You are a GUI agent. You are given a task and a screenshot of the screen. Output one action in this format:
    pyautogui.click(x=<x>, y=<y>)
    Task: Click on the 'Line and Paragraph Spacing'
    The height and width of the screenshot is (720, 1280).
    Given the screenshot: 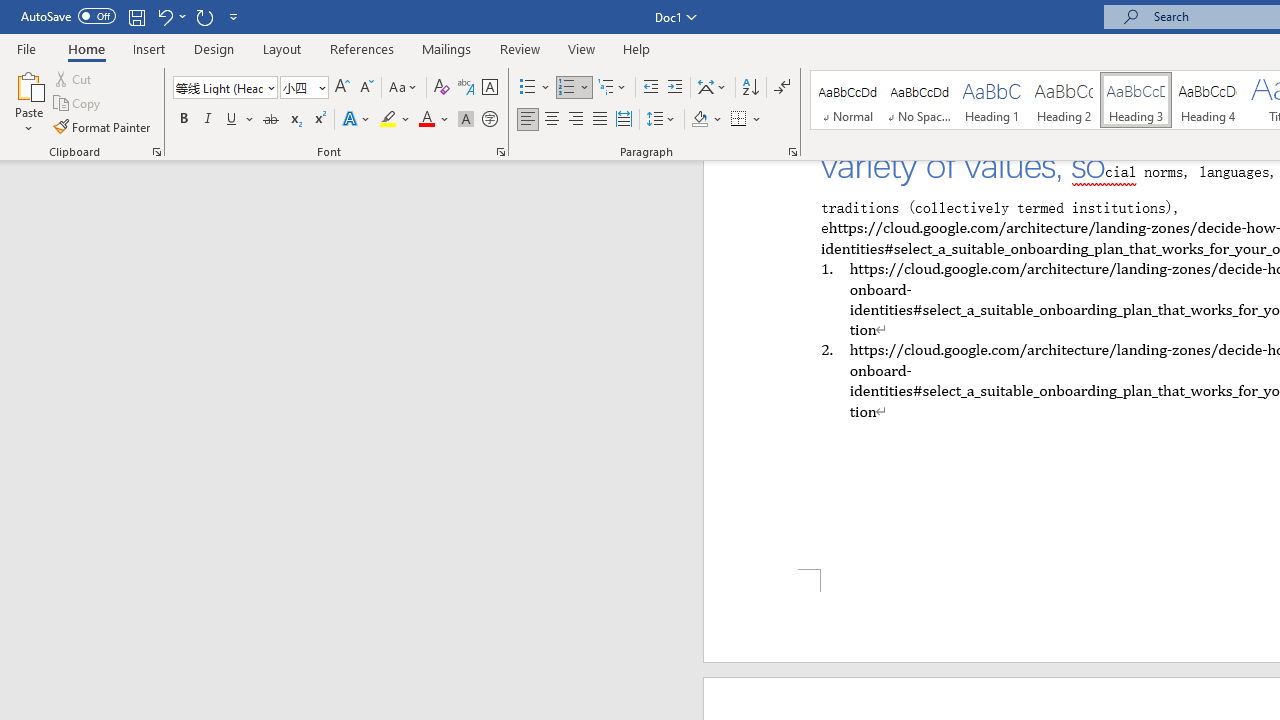 What is the action you would take?
    pyautogui.click(x=661, y=119)
    